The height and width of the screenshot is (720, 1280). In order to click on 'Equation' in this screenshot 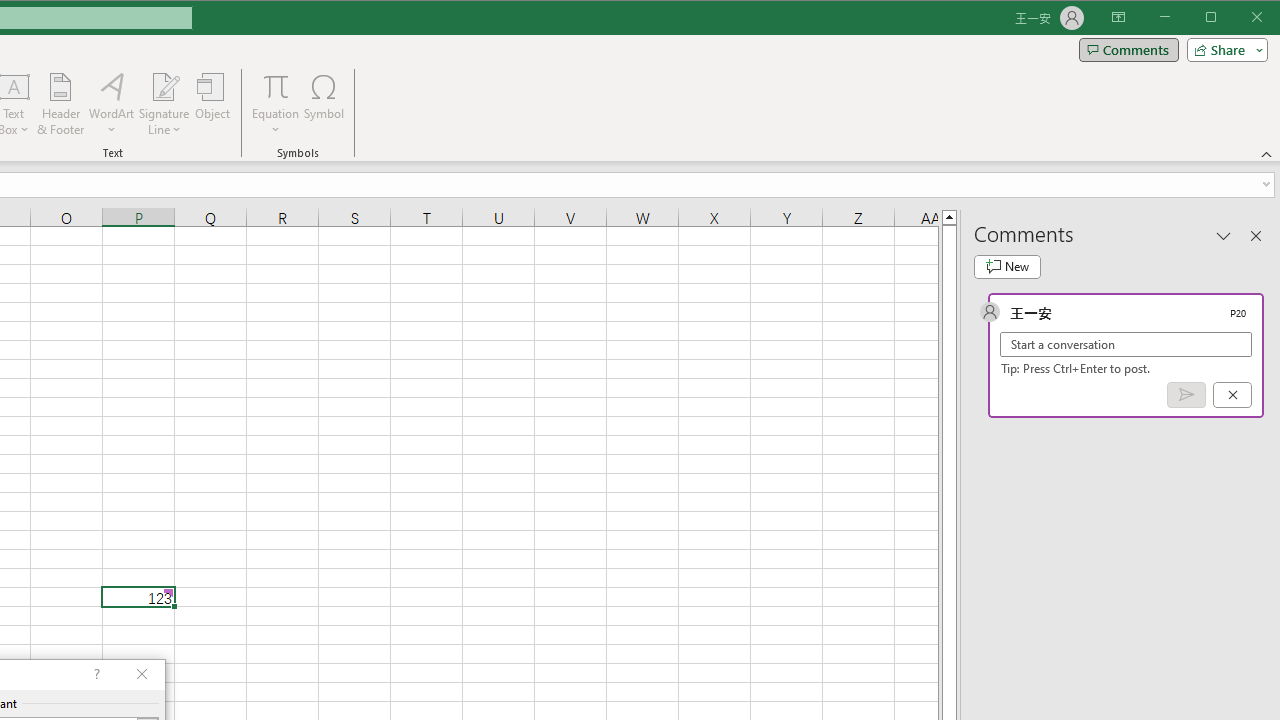, I will do `click(274, 104)`.